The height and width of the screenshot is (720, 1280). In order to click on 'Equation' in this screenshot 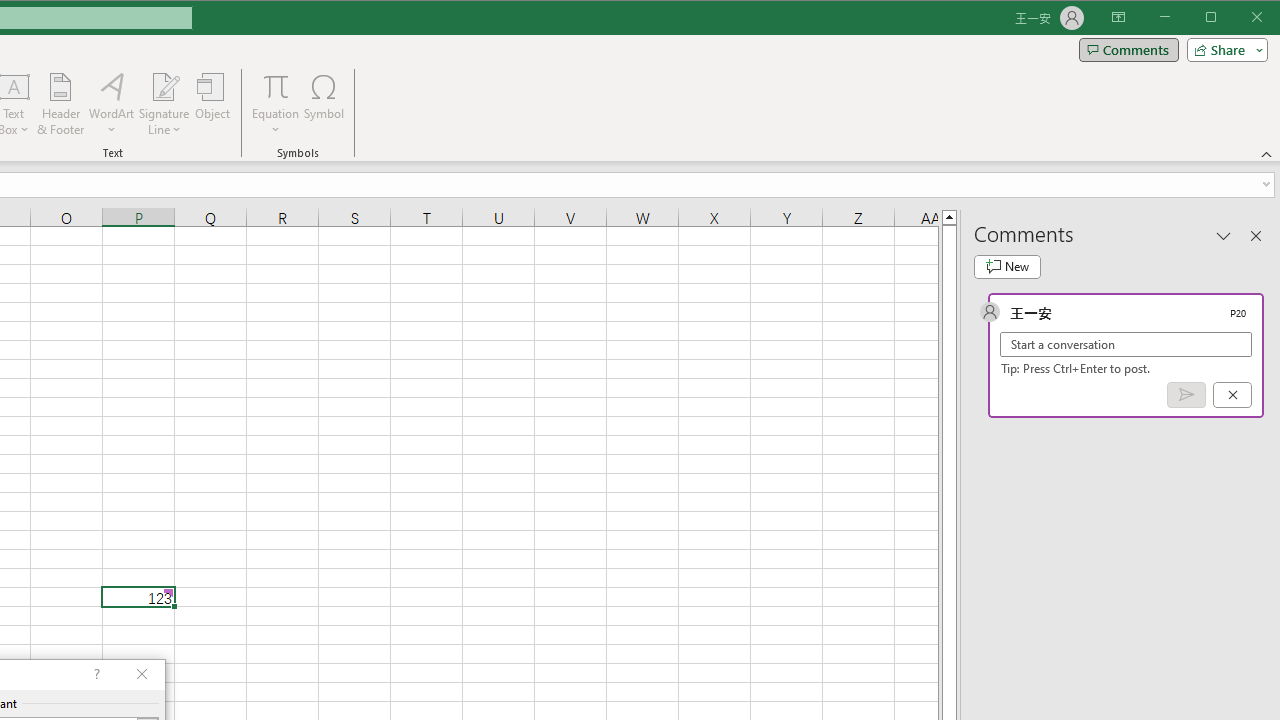, I will do `click(274, 104)`.